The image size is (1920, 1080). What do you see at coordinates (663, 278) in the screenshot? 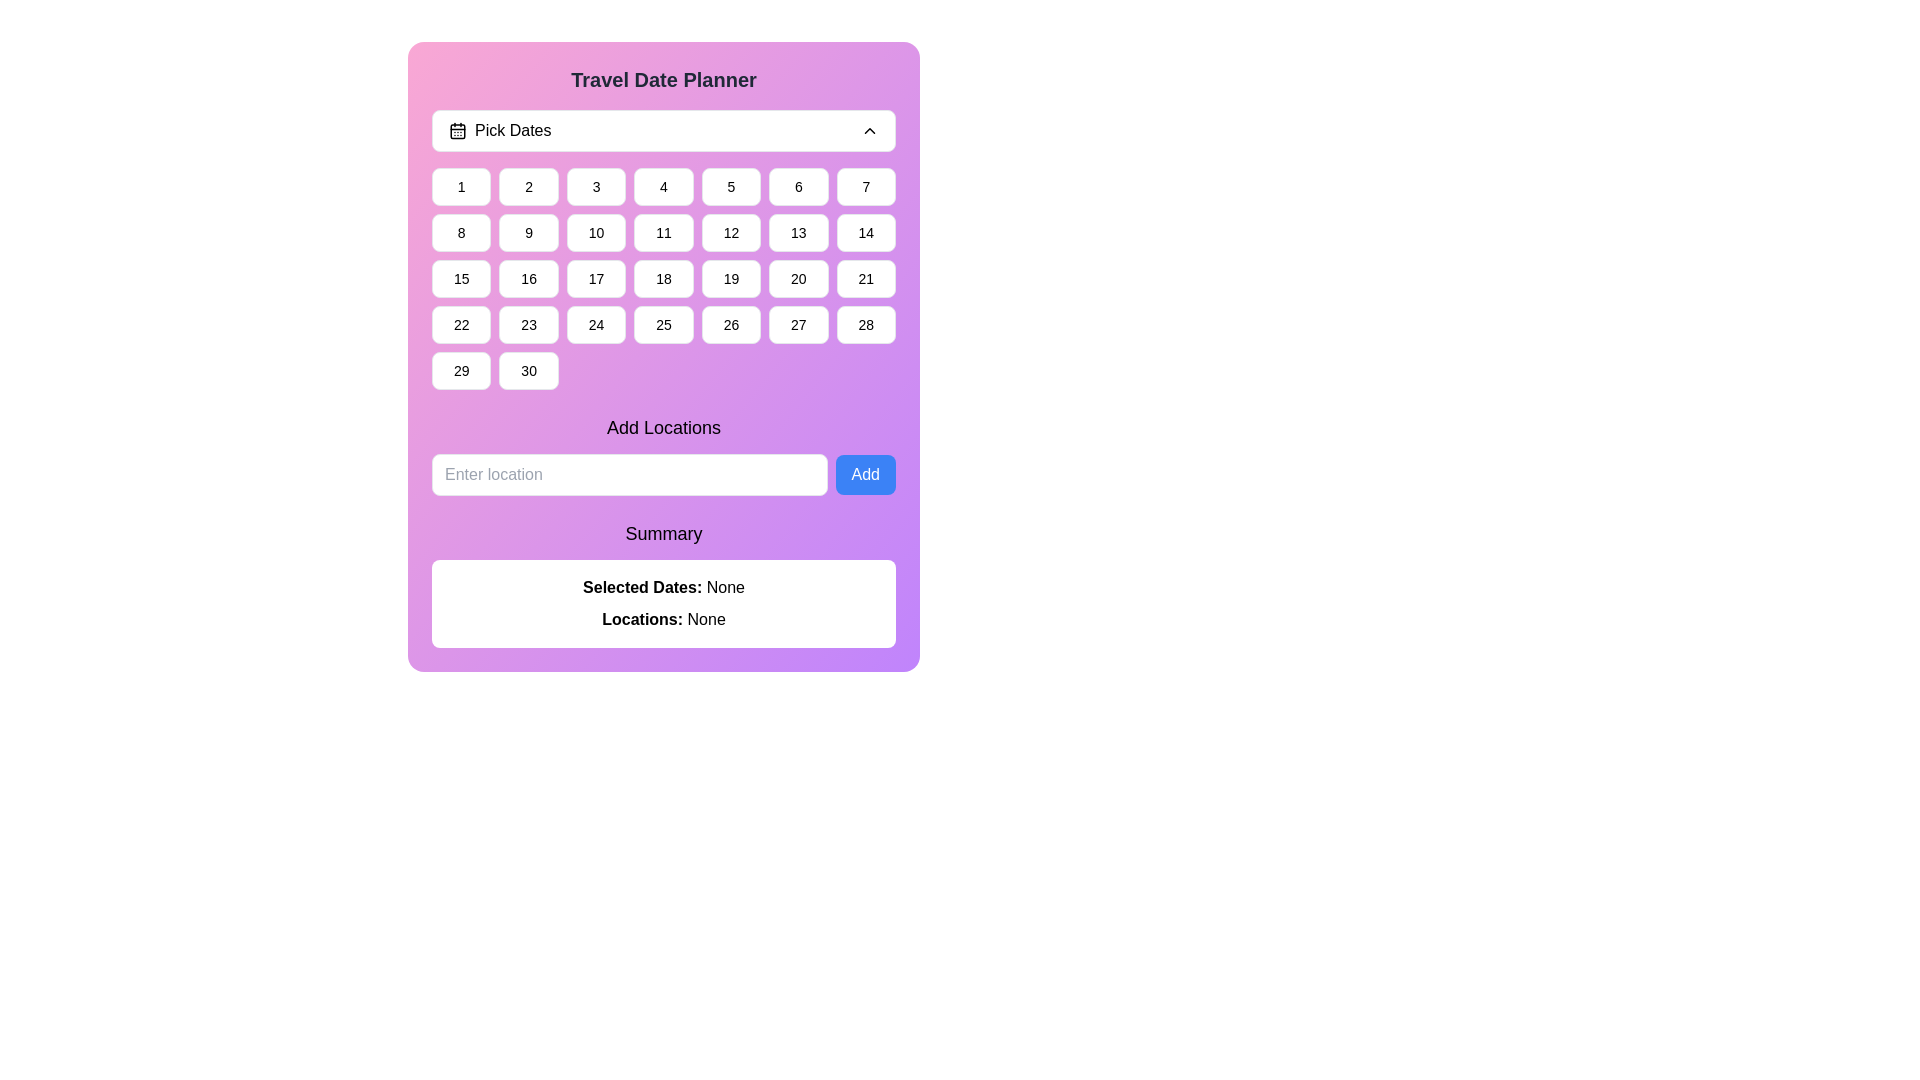
I see `the selection button for the 18th of the month in the date picker interface` at bounding box center [663, 278].